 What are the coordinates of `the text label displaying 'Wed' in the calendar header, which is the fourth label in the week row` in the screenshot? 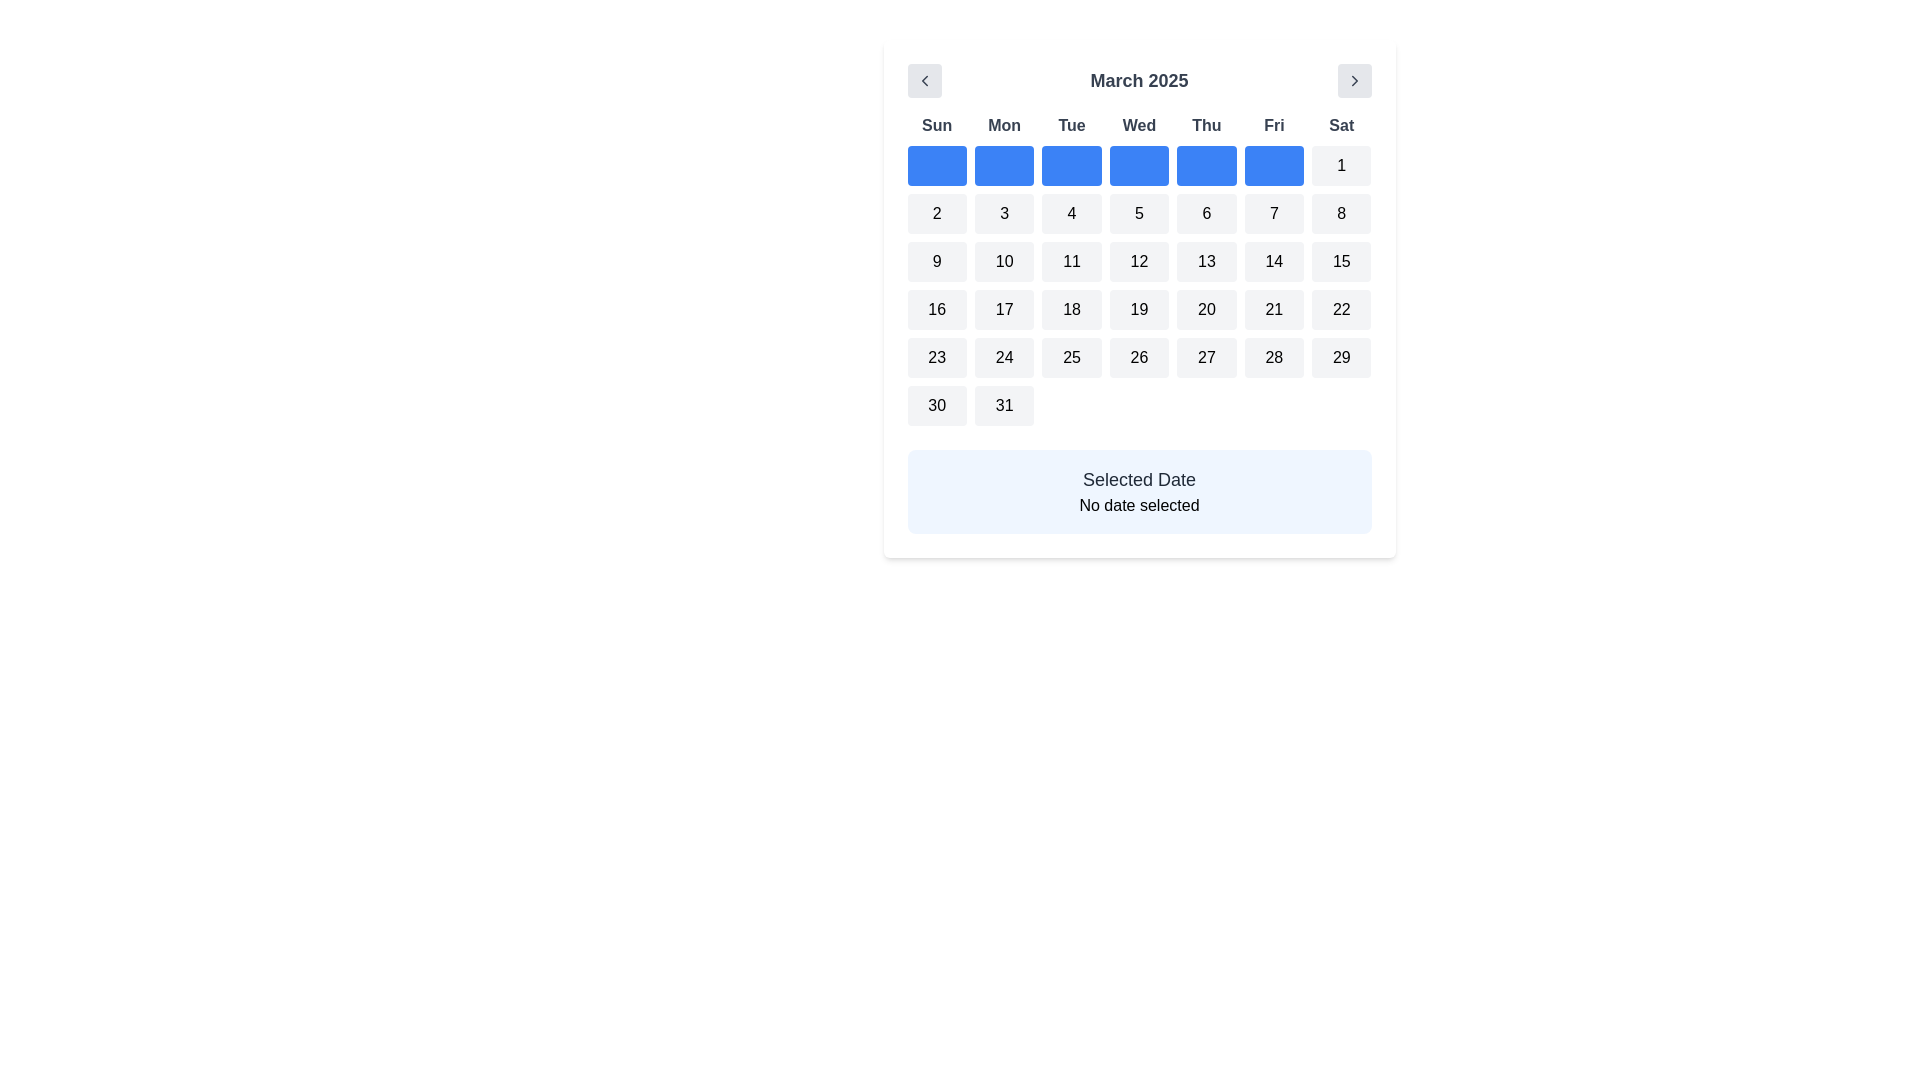 It's located at (1139, 126).